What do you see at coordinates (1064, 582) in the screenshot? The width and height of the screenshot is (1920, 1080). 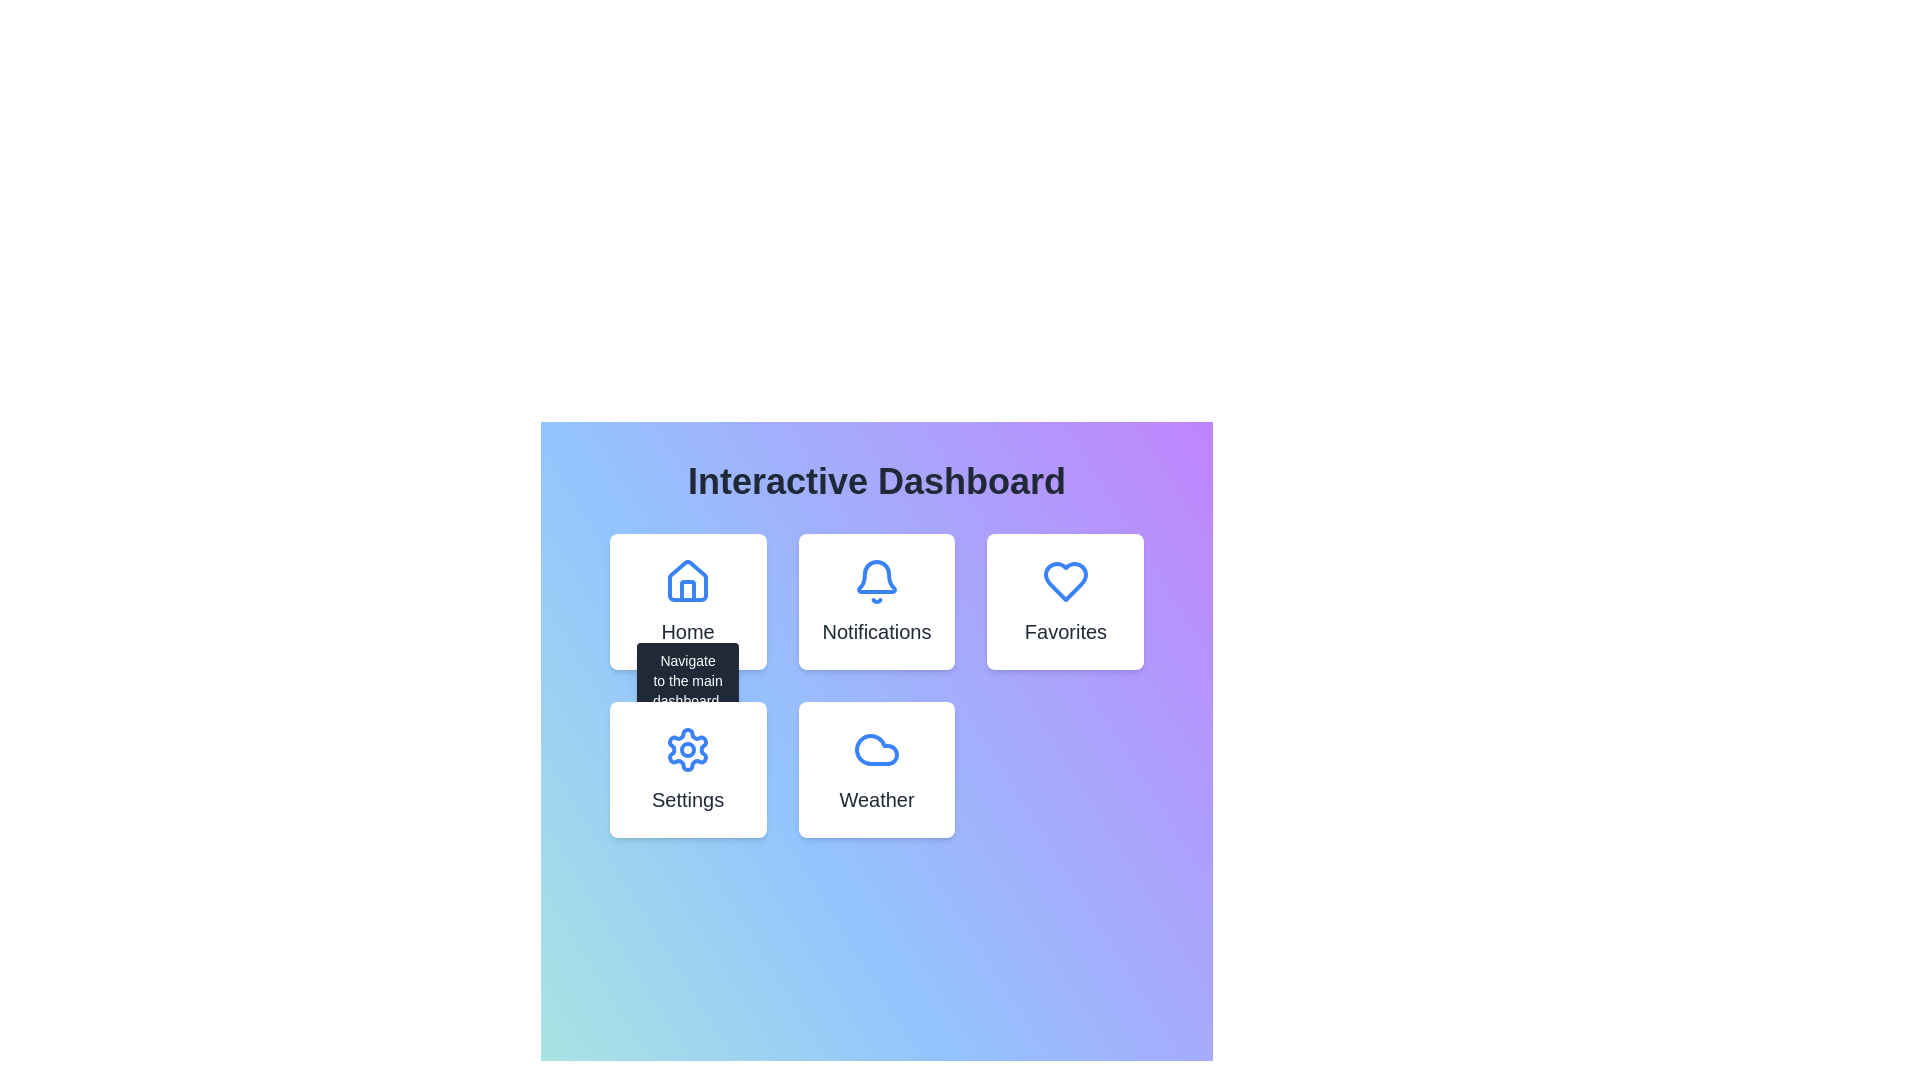 I see `the heart icon located at the center of the Favorites card in the top right area of the dashboard` at bounding box center [1064, 582].